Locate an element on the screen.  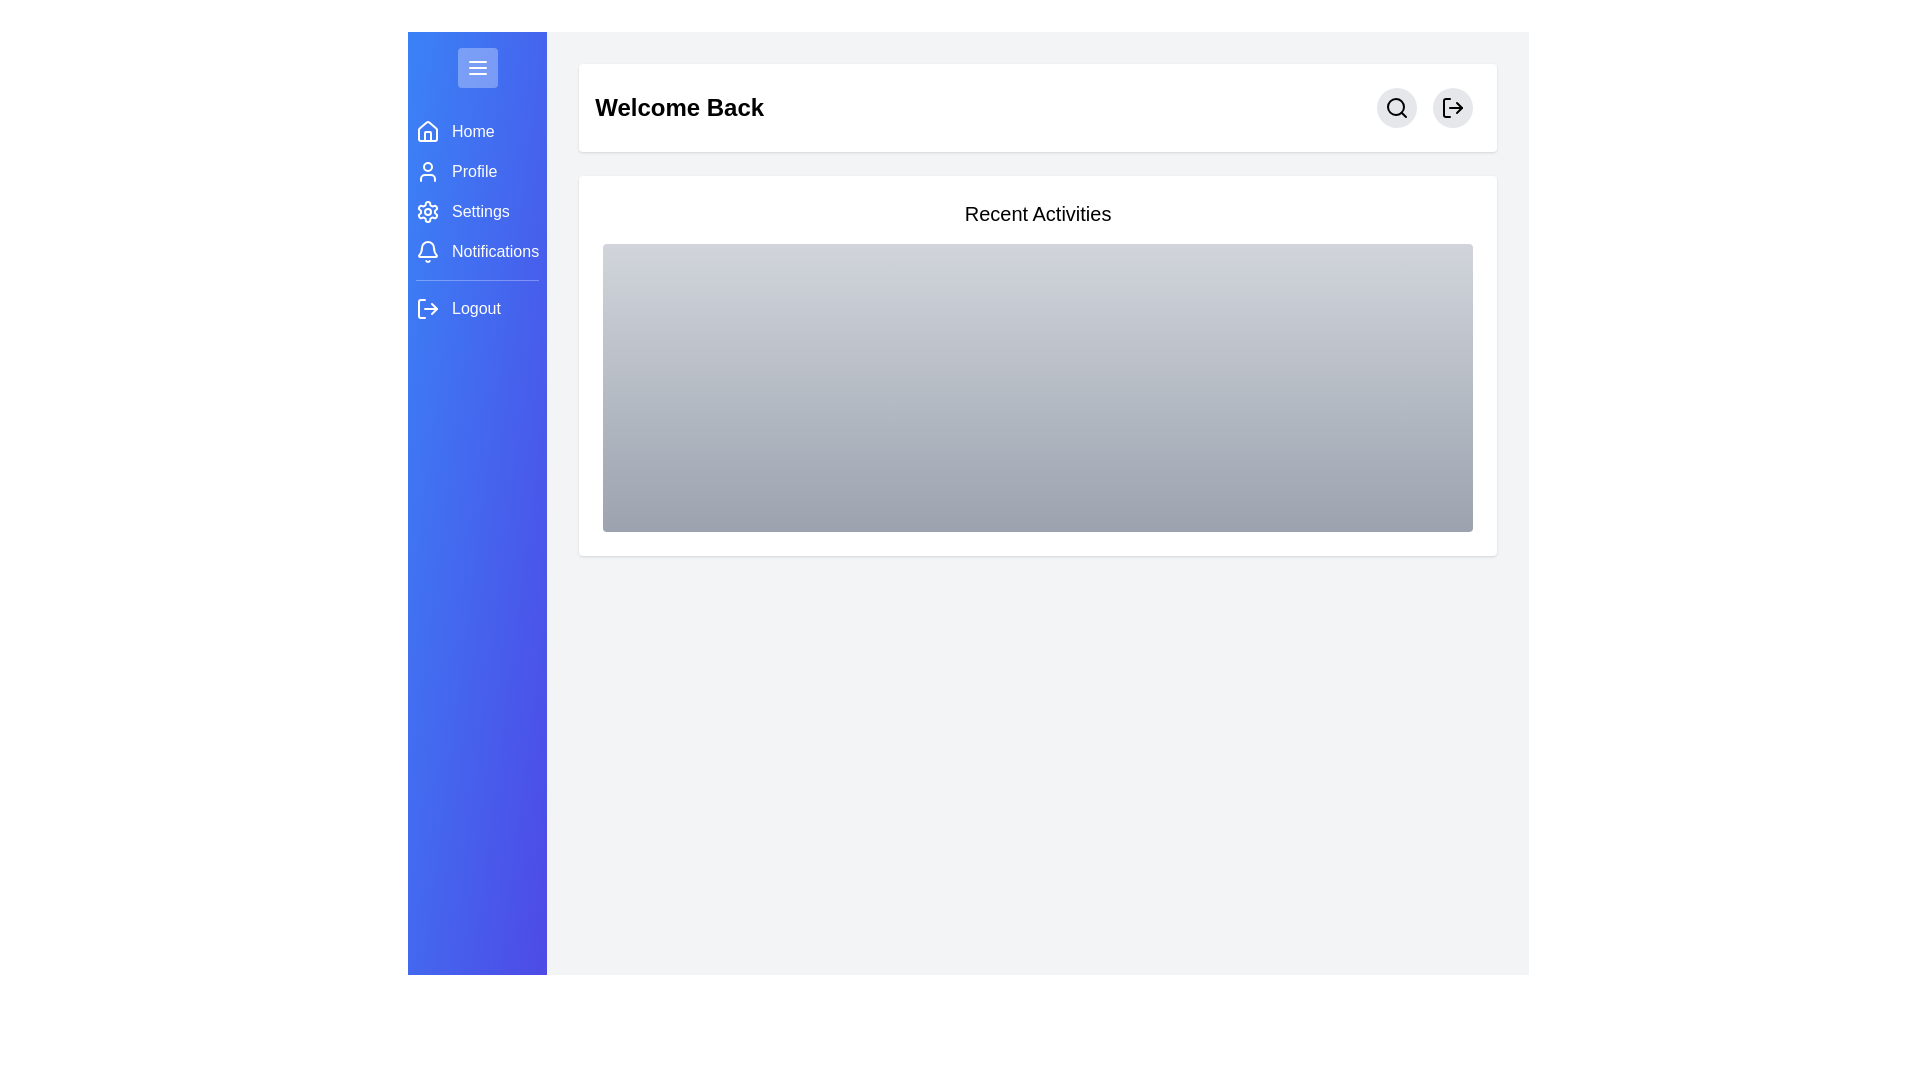
the rectangular button with a semi-transparent white background and a menu icon (three horizontal lines) located at the top-left corner of the interface is located at coordinates (476, 67).